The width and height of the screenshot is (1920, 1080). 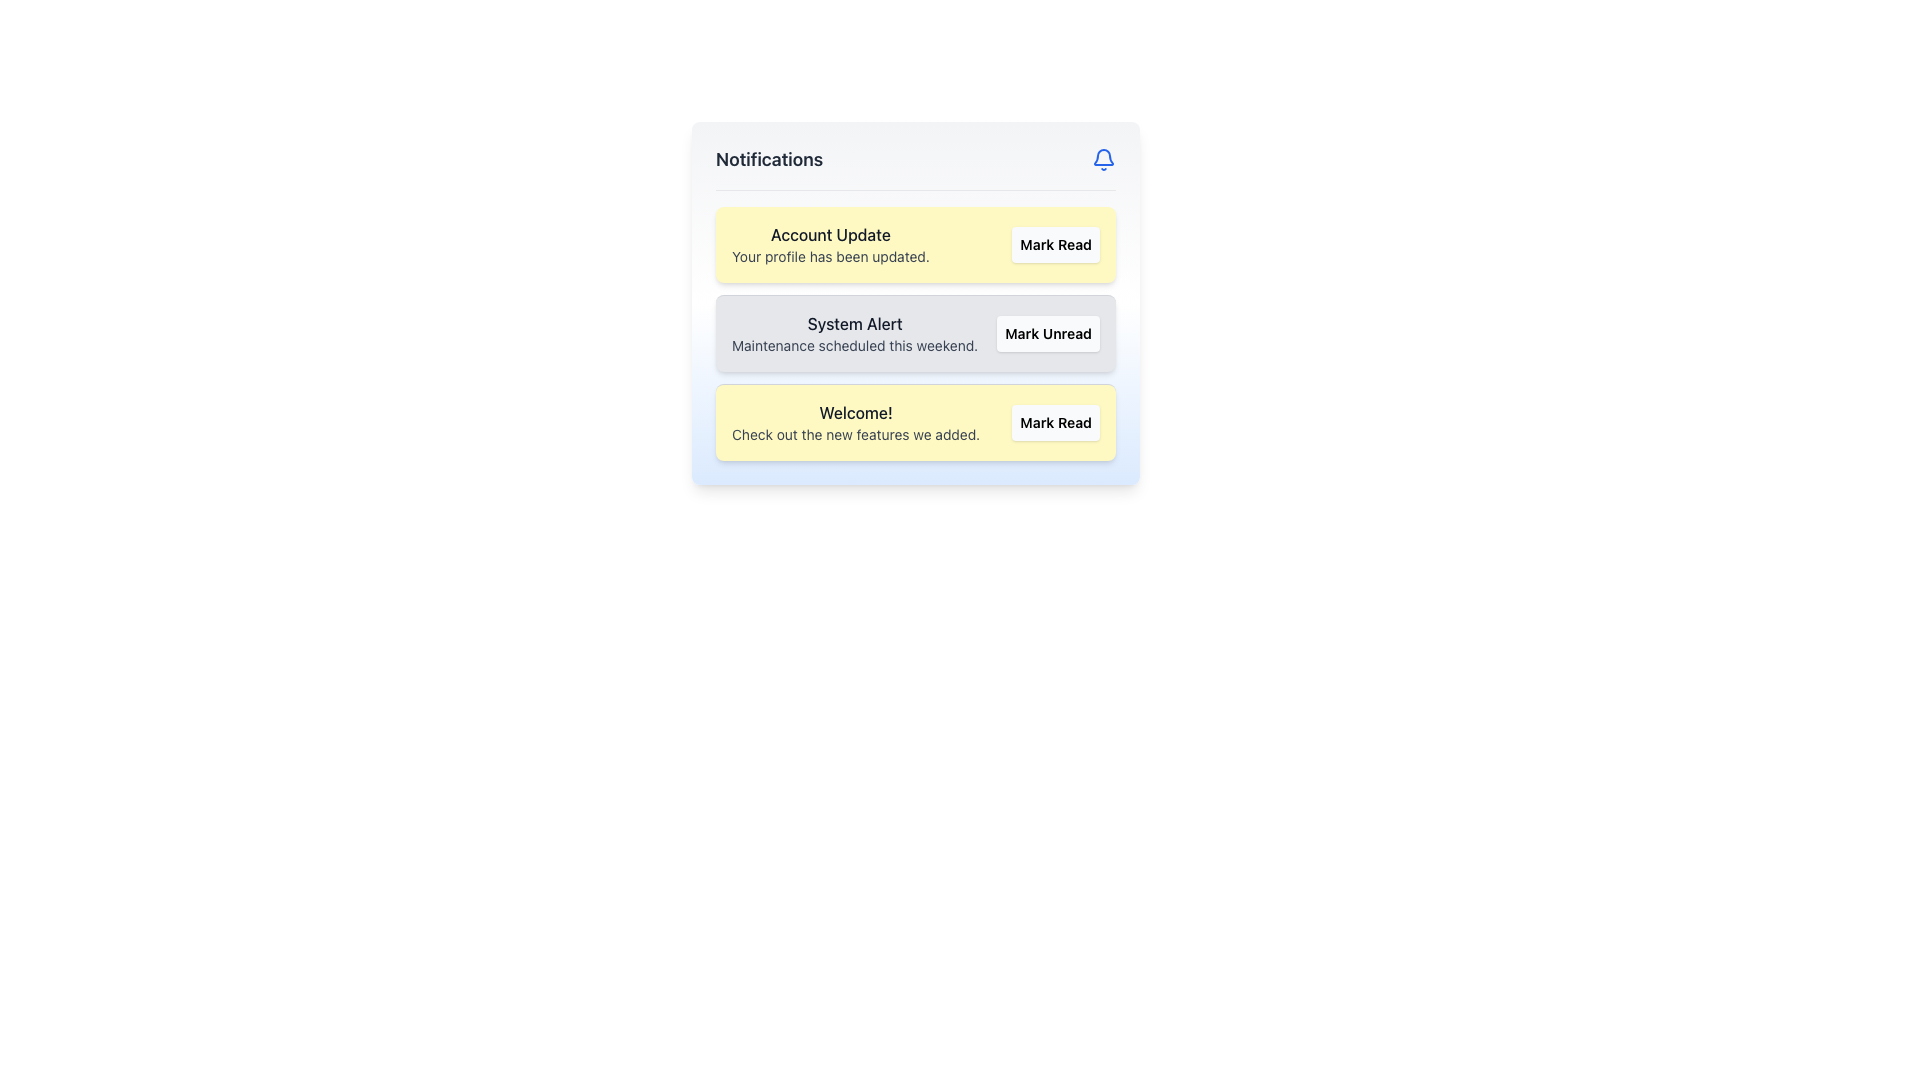 What do you see at coordinates (915, 421) in the screenshot?
I see `the Notification Banner that serves to inform the user about new features, located as the third notification below 'System Alert'` at bounding box center [915, 421].